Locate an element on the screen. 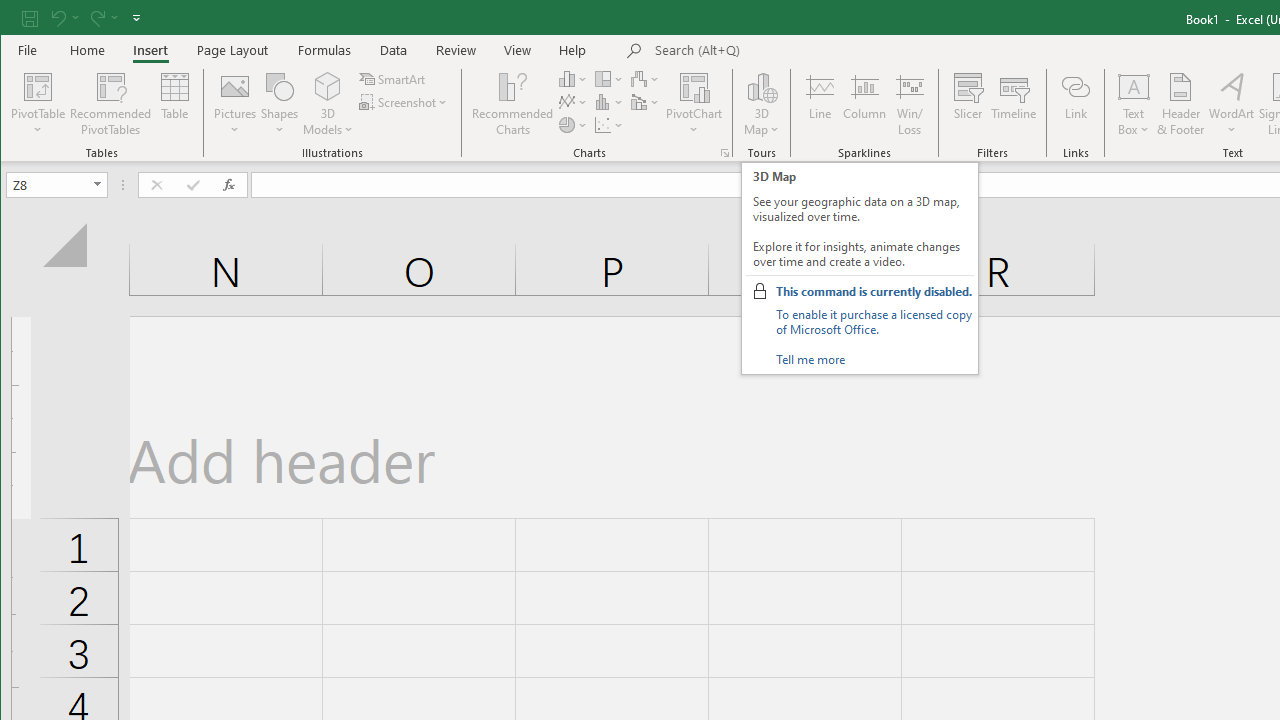 This screenshot has width=1280, height=720. 'Recommended Charts' is located at coordinates (724, 152).